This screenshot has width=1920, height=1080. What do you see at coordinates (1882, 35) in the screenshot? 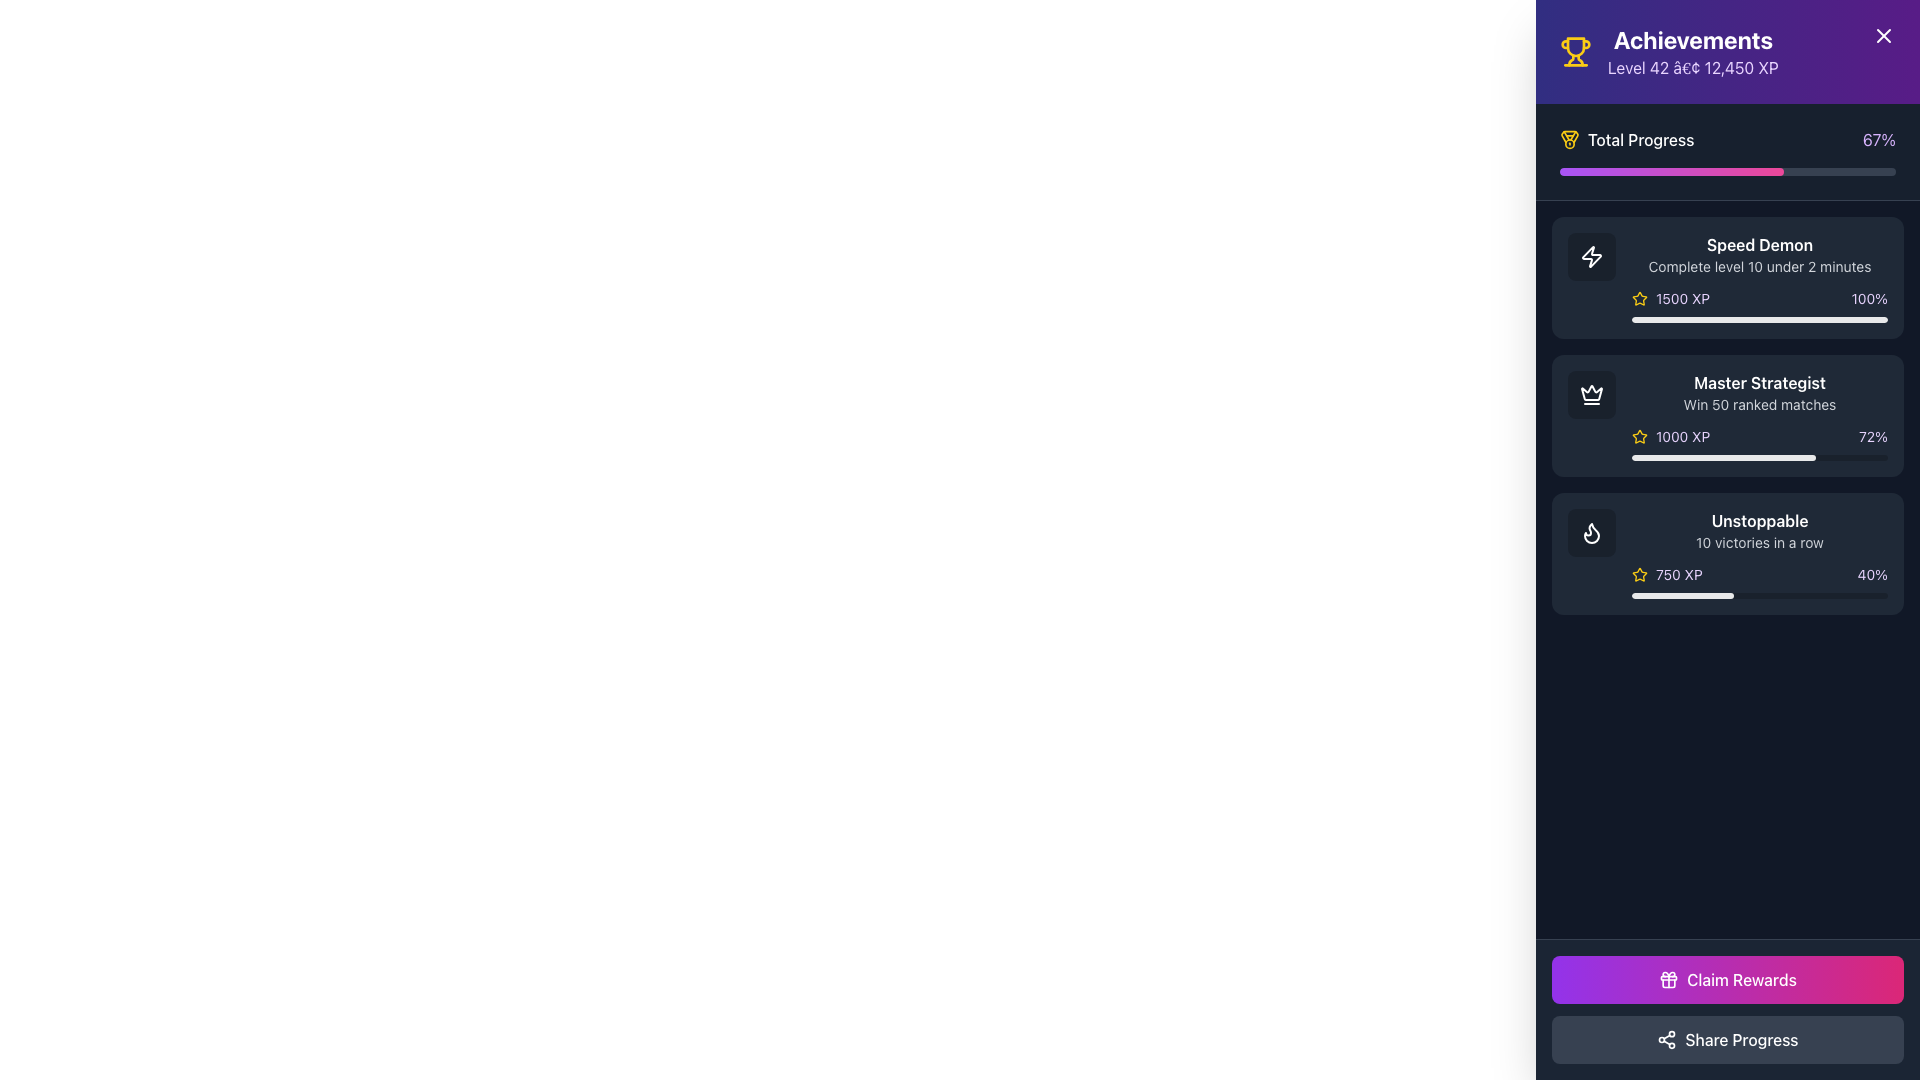
I see `the rounded button with a white 'X' on a purple background located in the top-right corner of the 'Achievements' panel` at bounding box center [1882, 35].